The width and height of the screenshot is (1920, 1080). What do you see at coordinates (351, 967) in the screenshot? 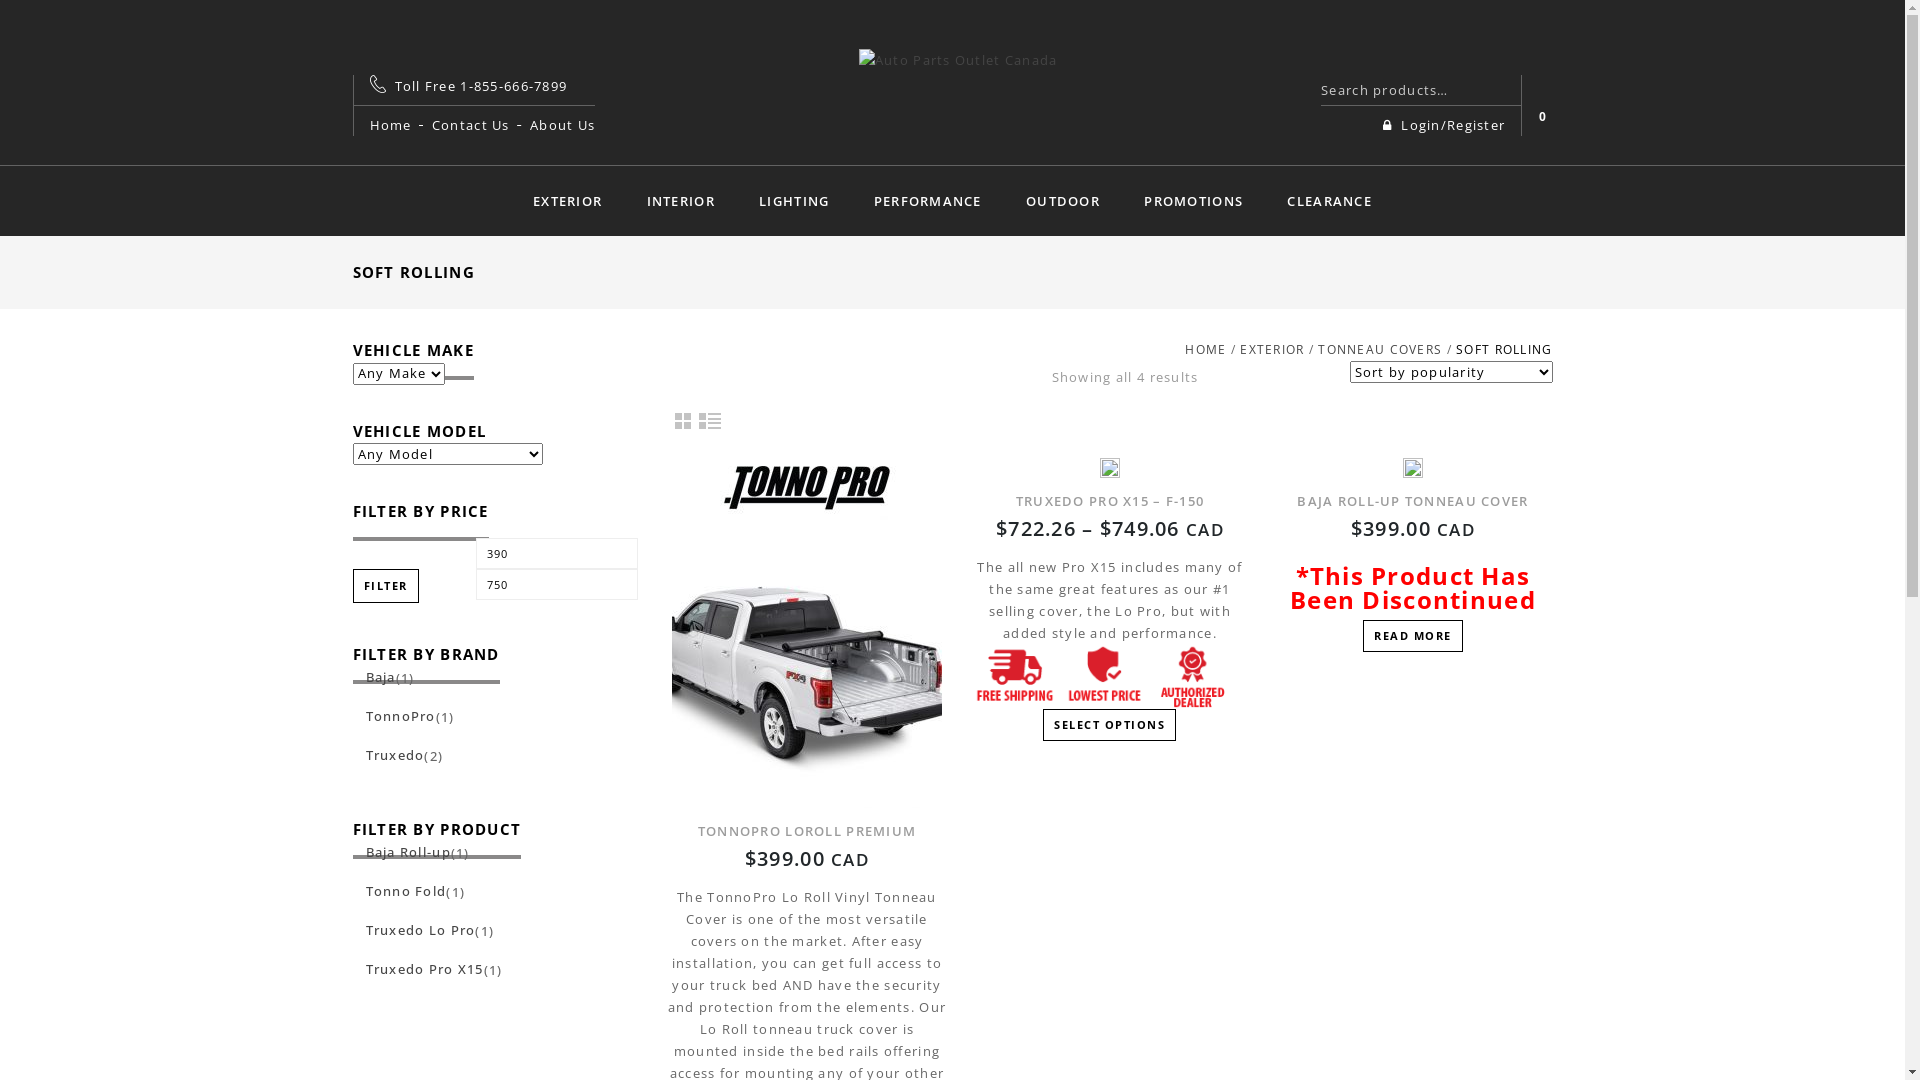
I see `'Truxedo Pro X15'` at bounding box center [351, 967].